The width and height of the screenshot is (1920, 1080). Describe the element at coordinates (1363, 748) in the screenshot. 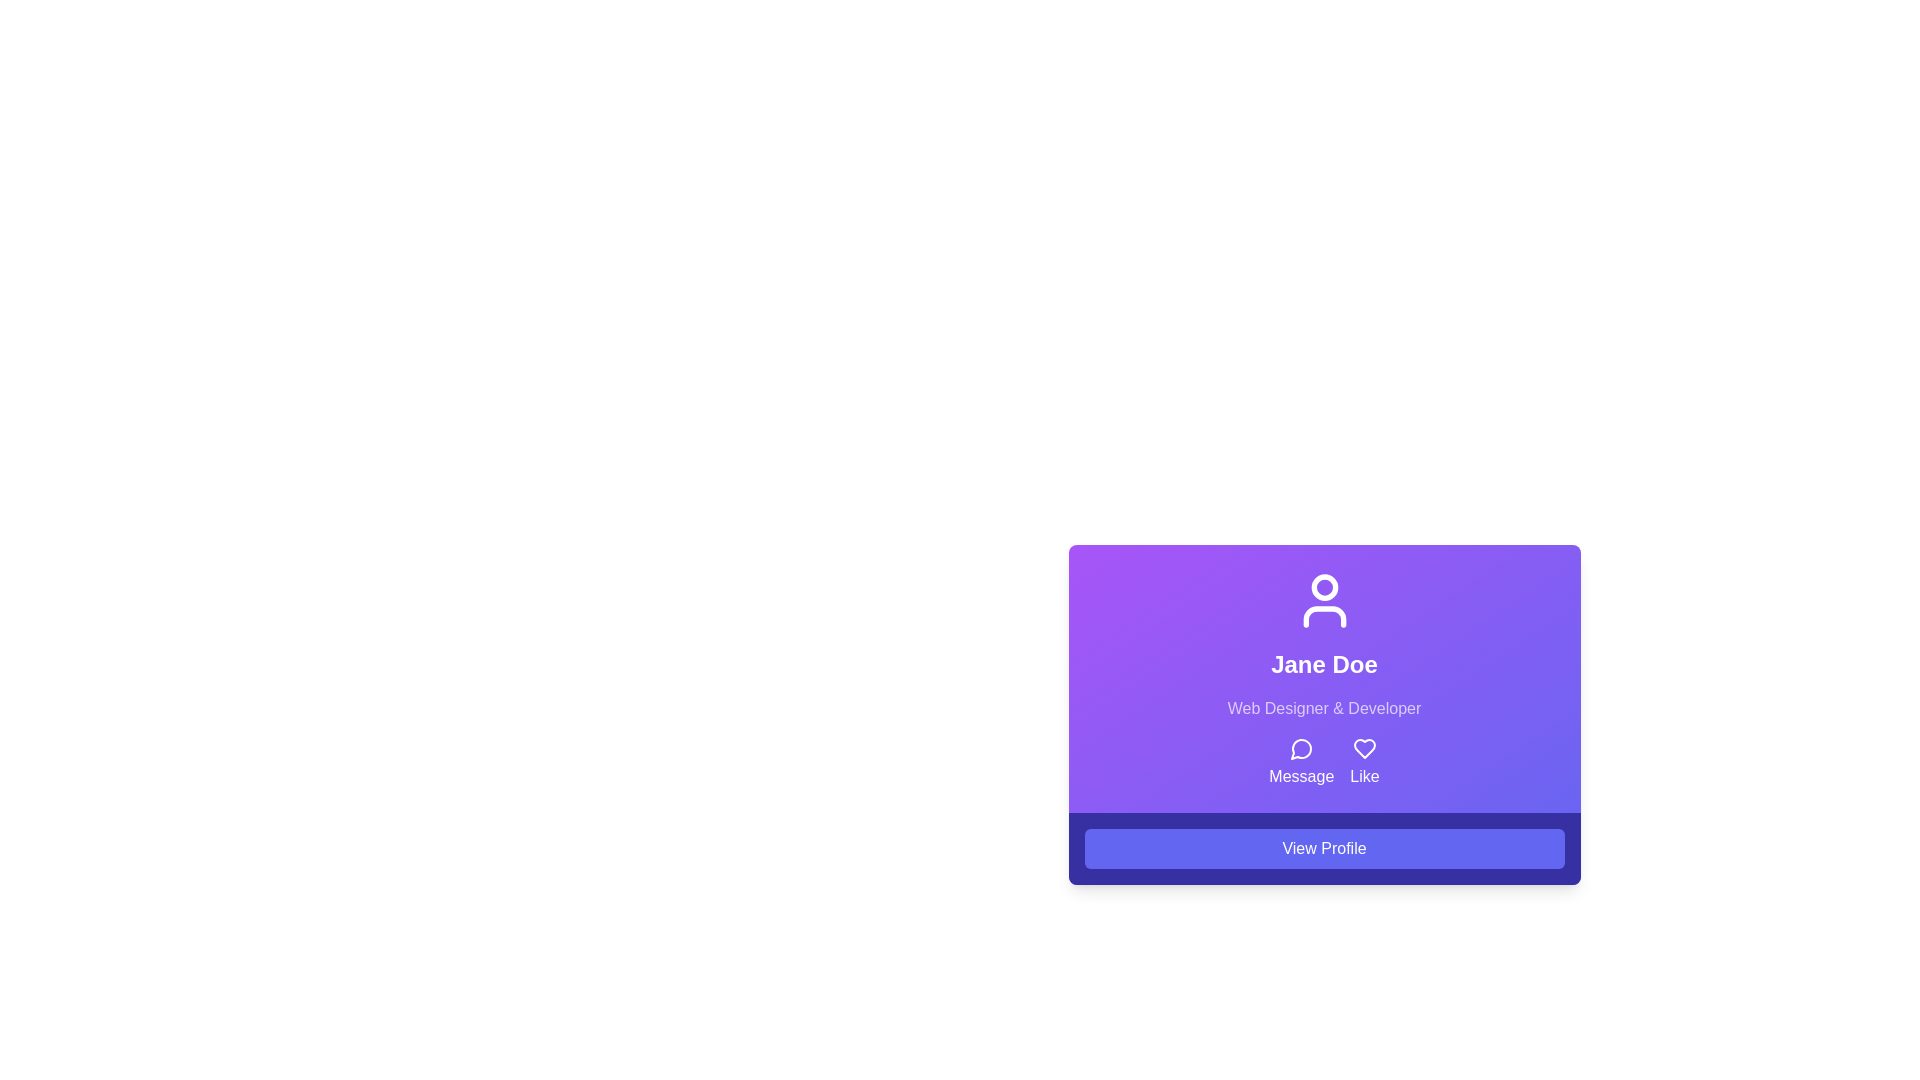

I see `the heart-shaped icon located at the bottom-center of the card to like the profile` at that location.